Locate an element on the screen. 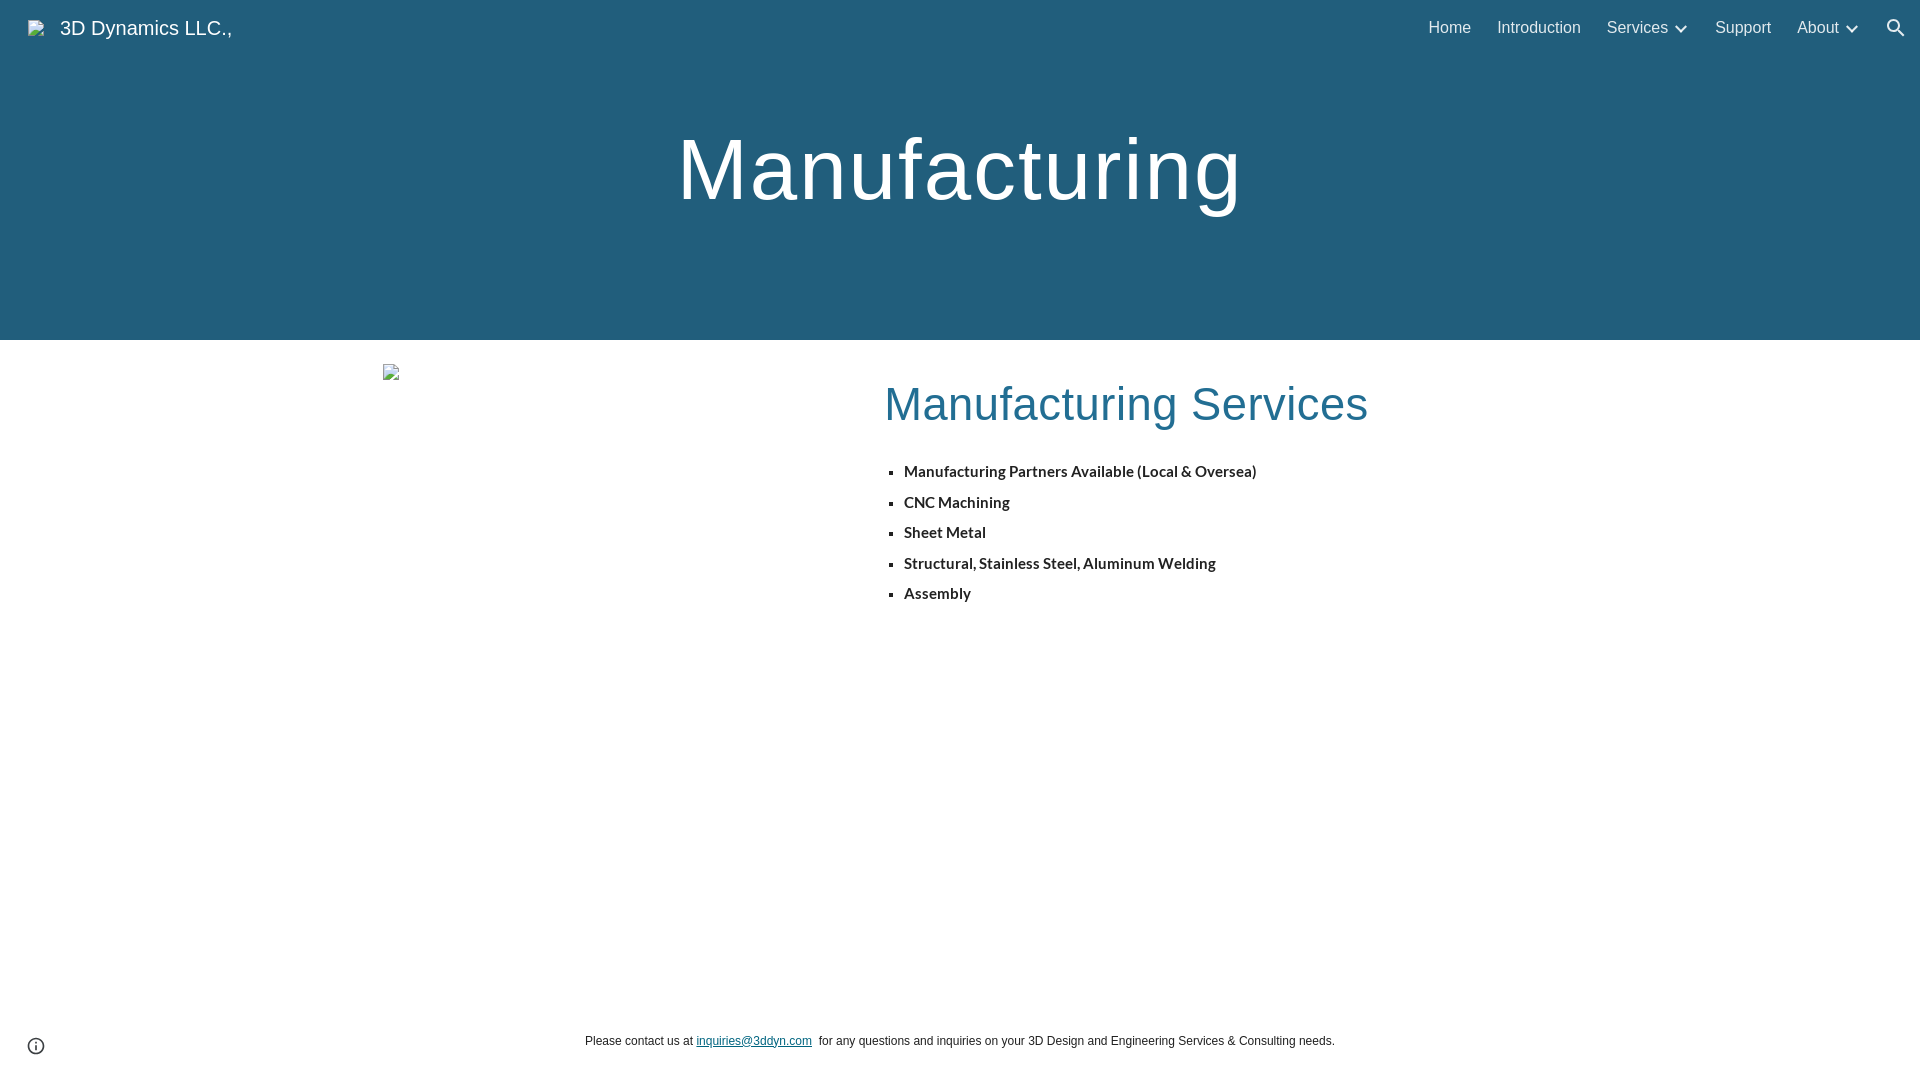 The height and width of the screenshot is (1080, 1920). 'About' is located at coordinates (1796, 27).